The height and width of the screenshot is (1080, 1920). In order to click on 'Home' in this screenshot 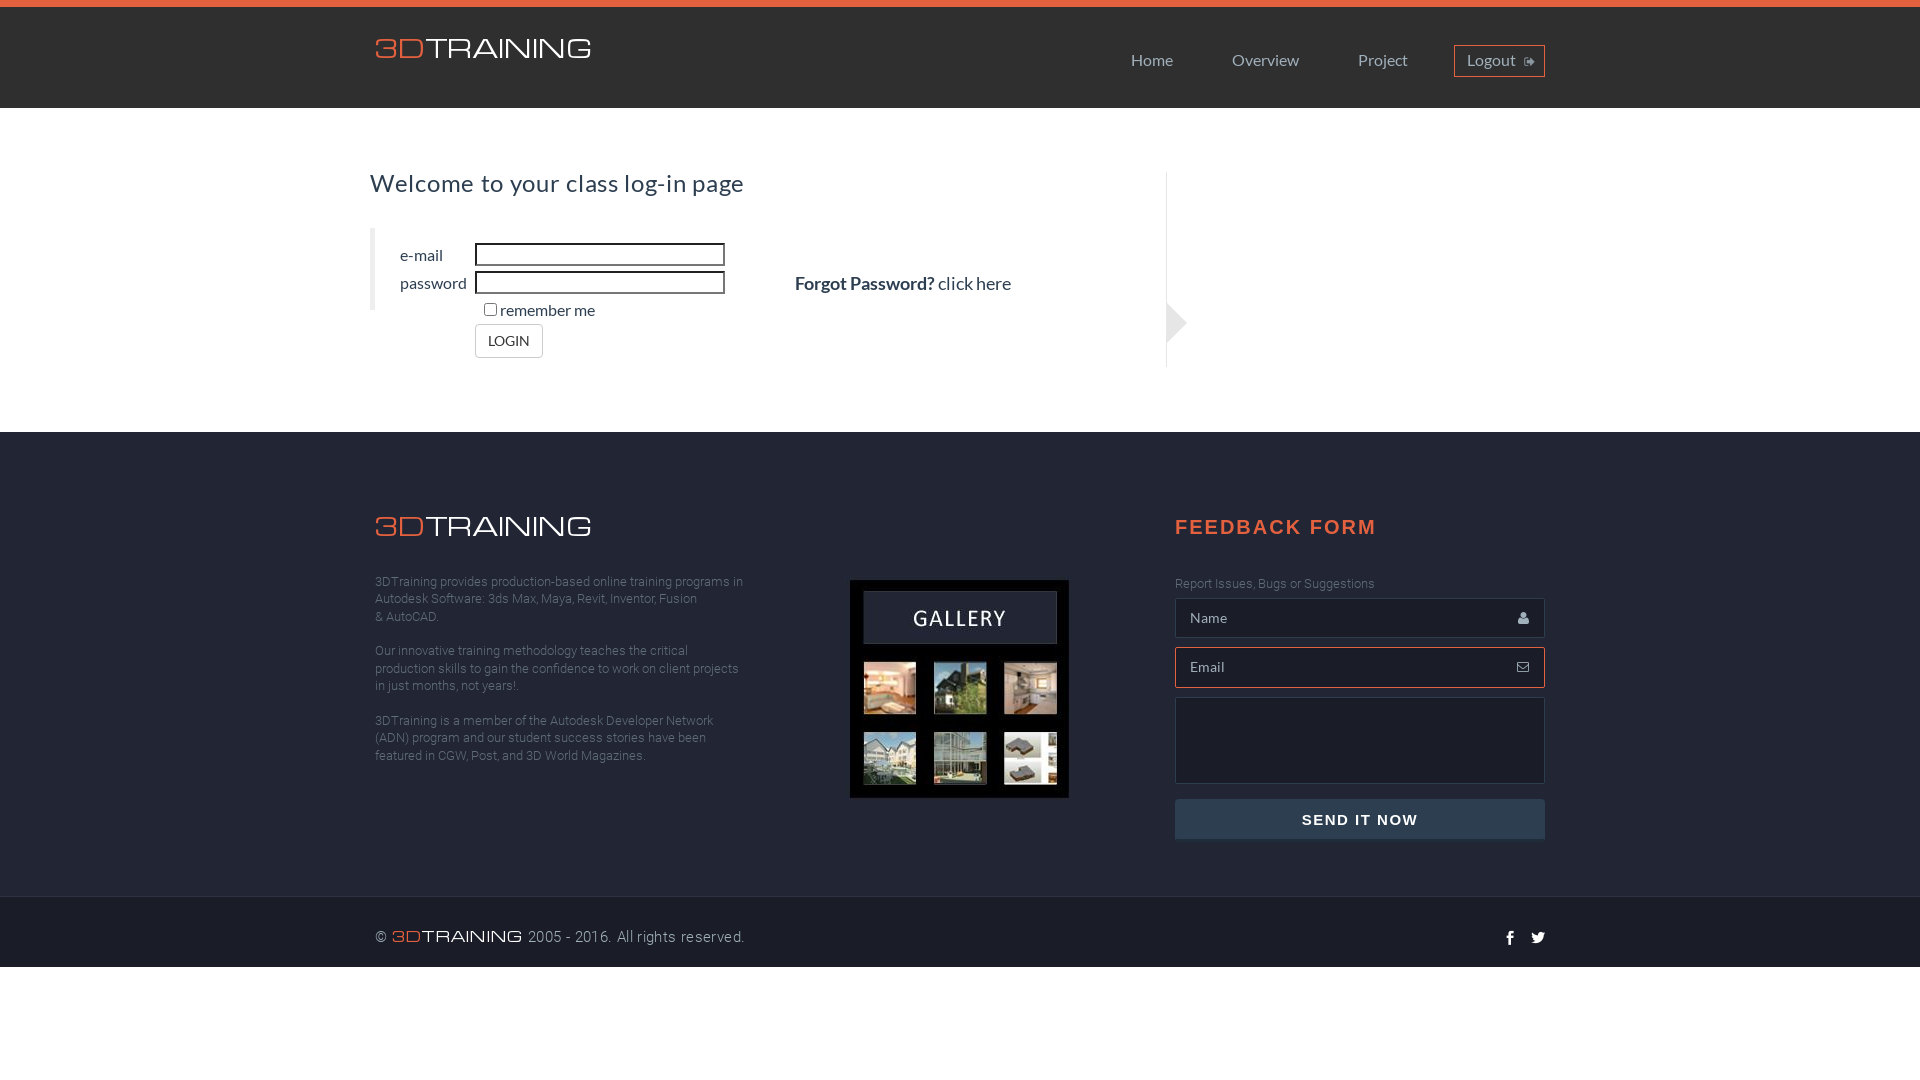, I will do `click(1152, 60)`.